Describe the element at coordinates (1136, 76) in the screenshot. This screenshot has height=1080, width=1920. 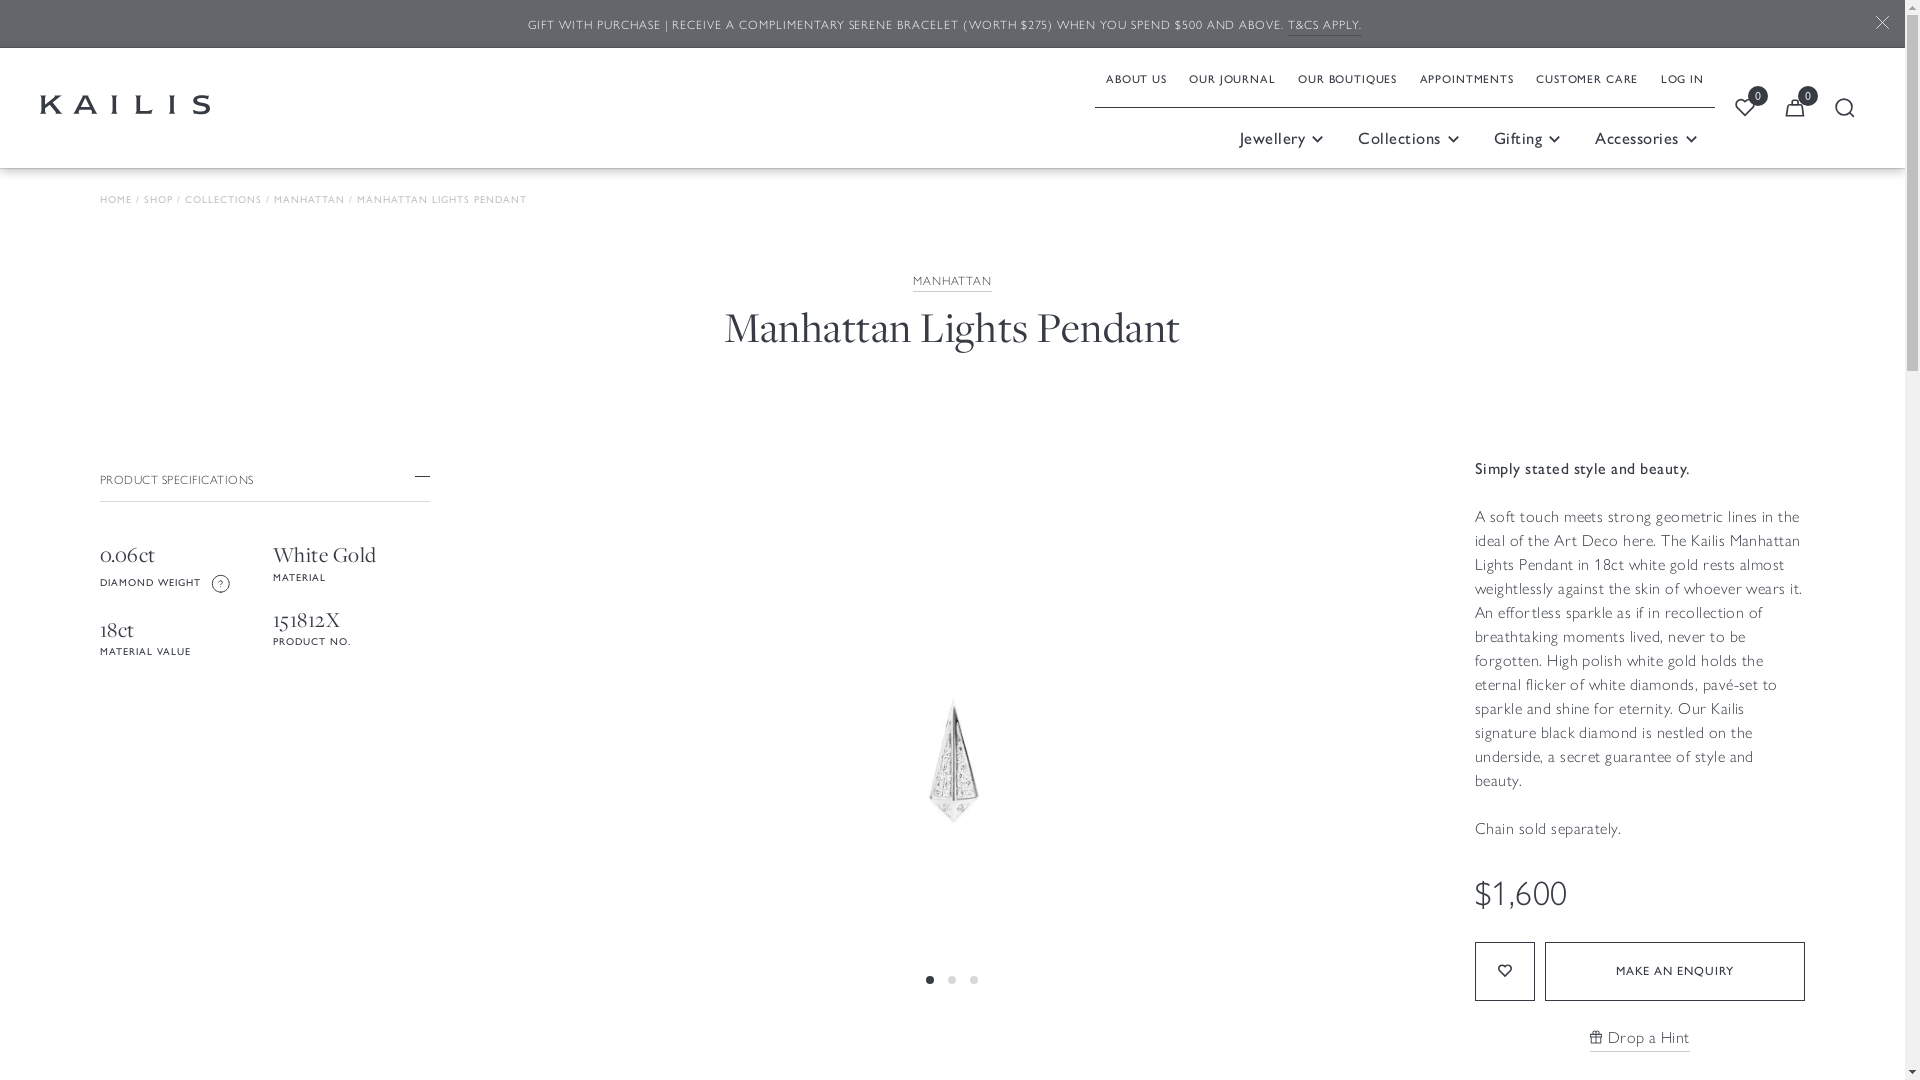
I see `'ABOUT US'` at that location.